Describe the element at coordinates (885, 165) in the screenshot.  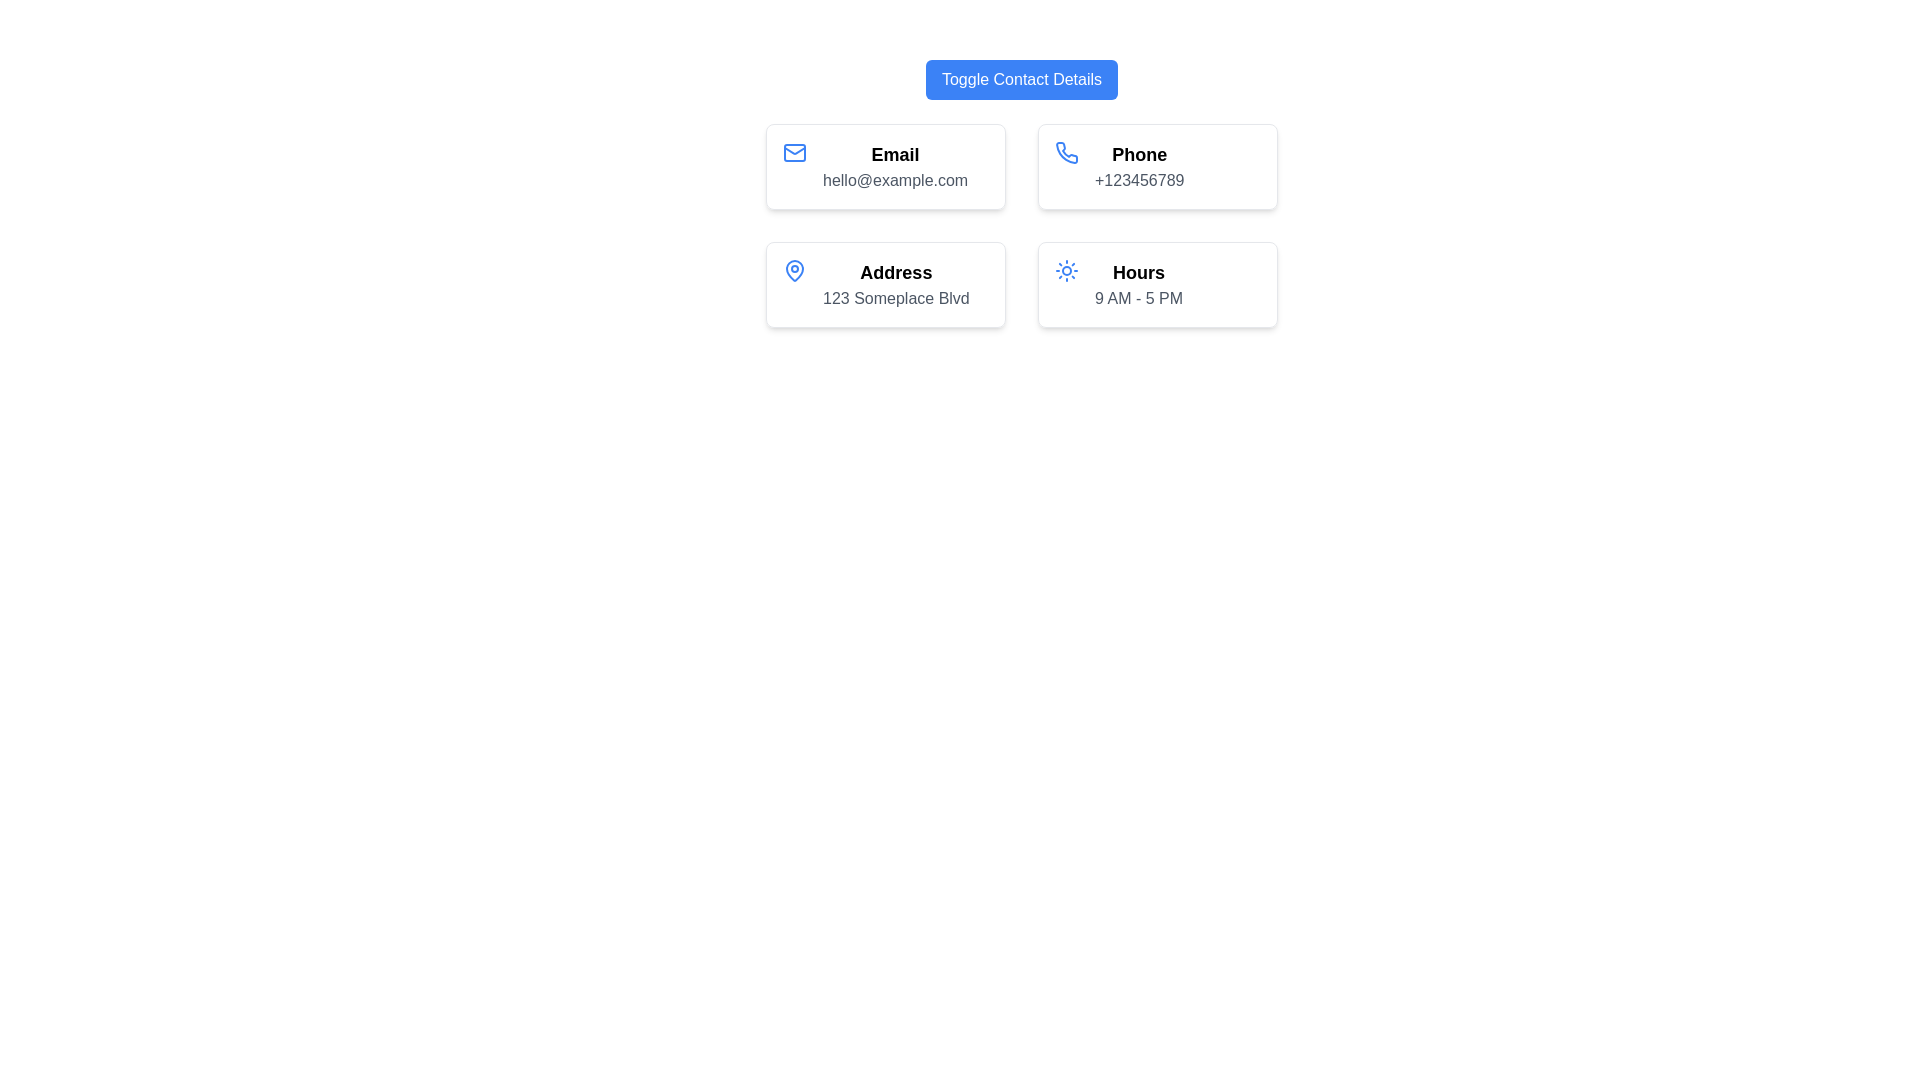
I see `the email display card located in the top-left quadrant of the grid, which provides contact email information` at that location.